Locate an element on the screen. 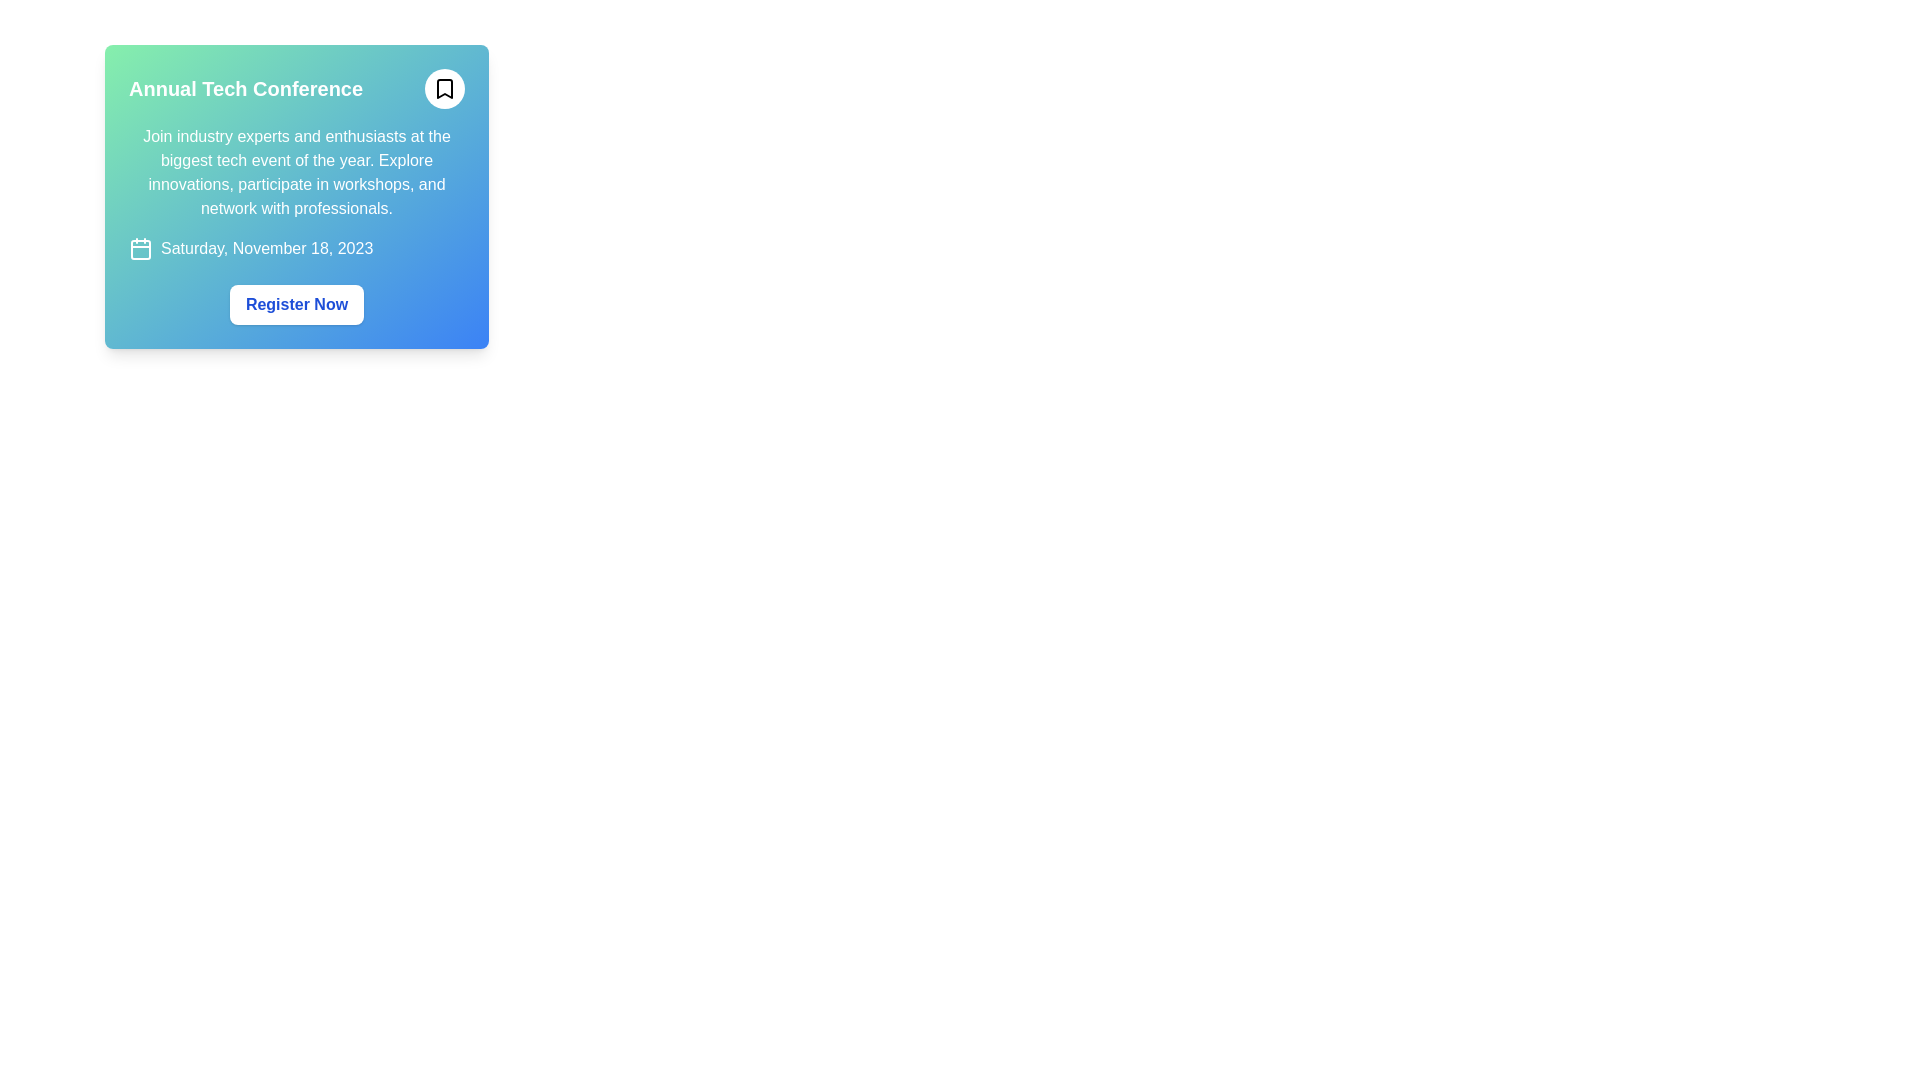 This screenshot has width=1920, height=1080. the bookmark-shaped icon located in the top-right corner of the 'Annual Tech Conference' card is located at coordinates (444, 87).